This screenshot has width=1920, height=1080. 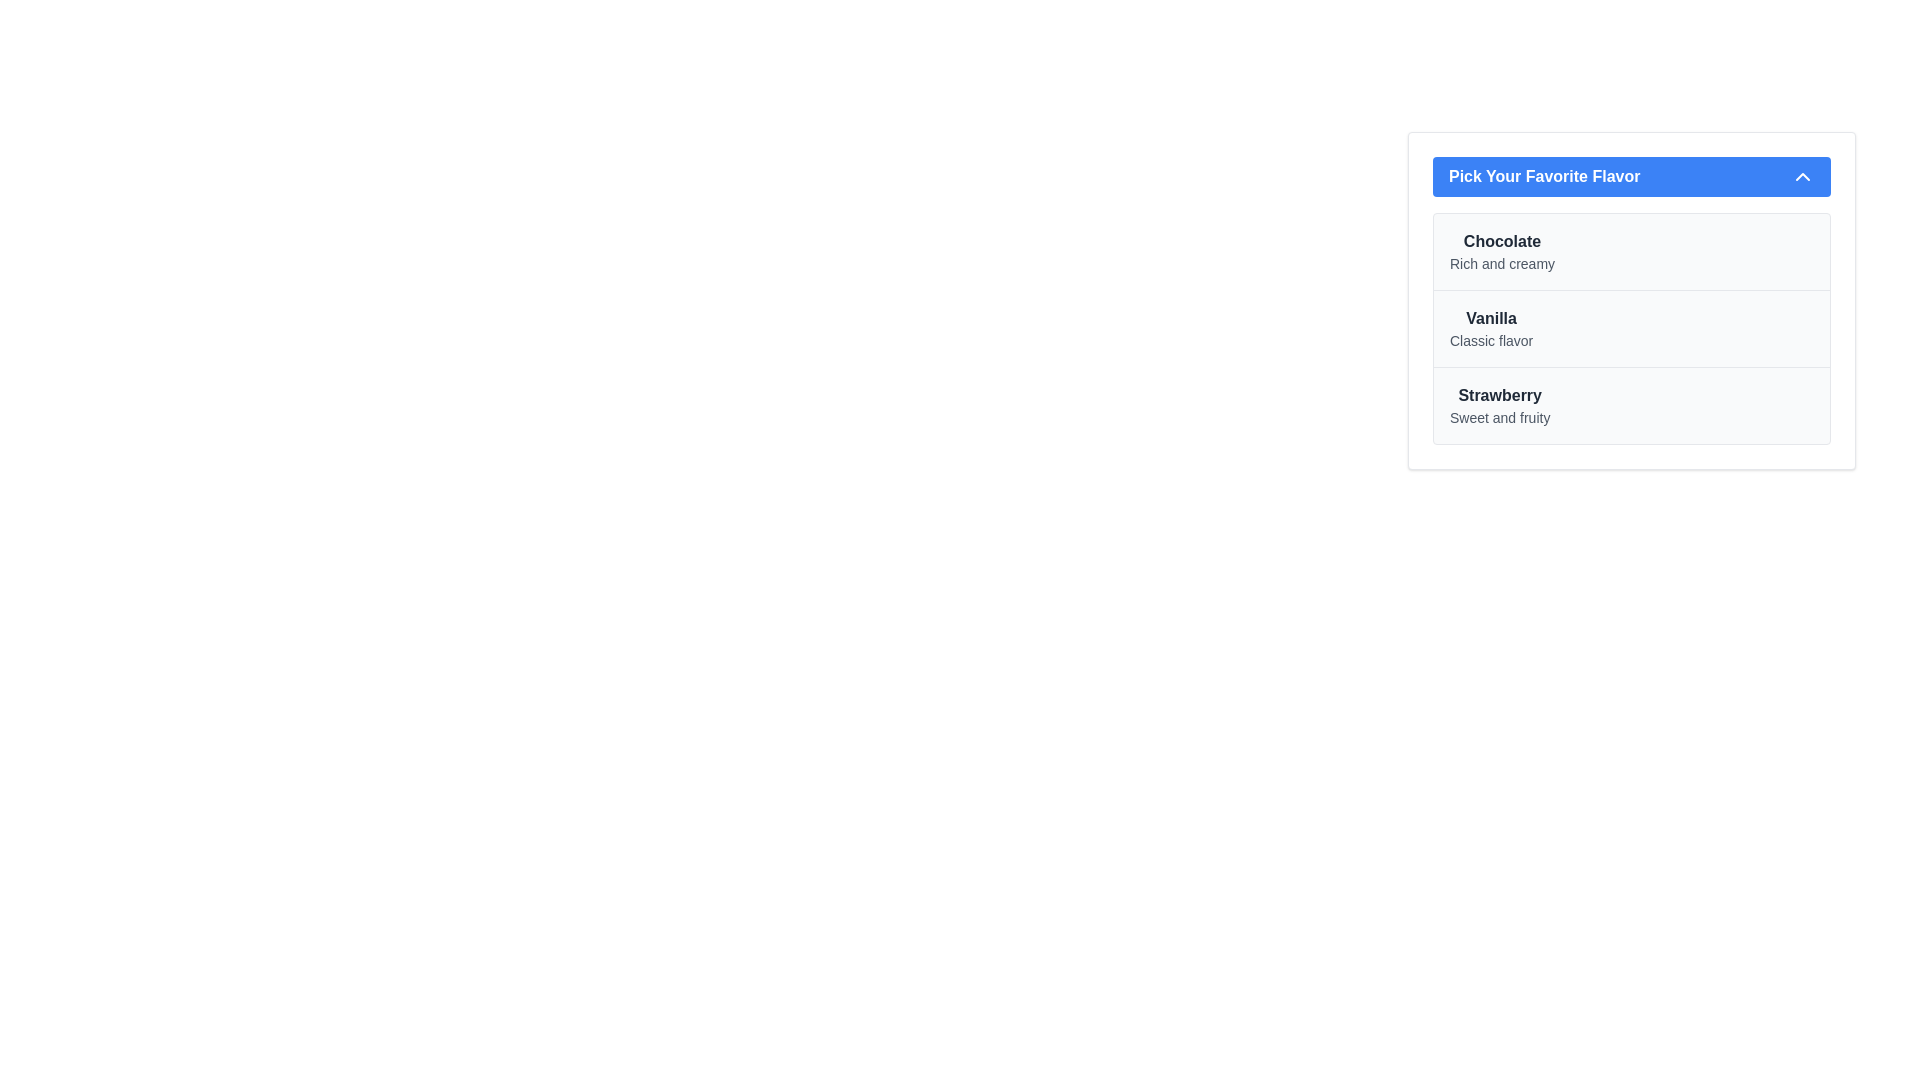 What do you see at coordinates (1502, 250) in the screenshot?
I see `the text element displaying 'Chocolate' in bold font` at bounding box center [1502, 250].